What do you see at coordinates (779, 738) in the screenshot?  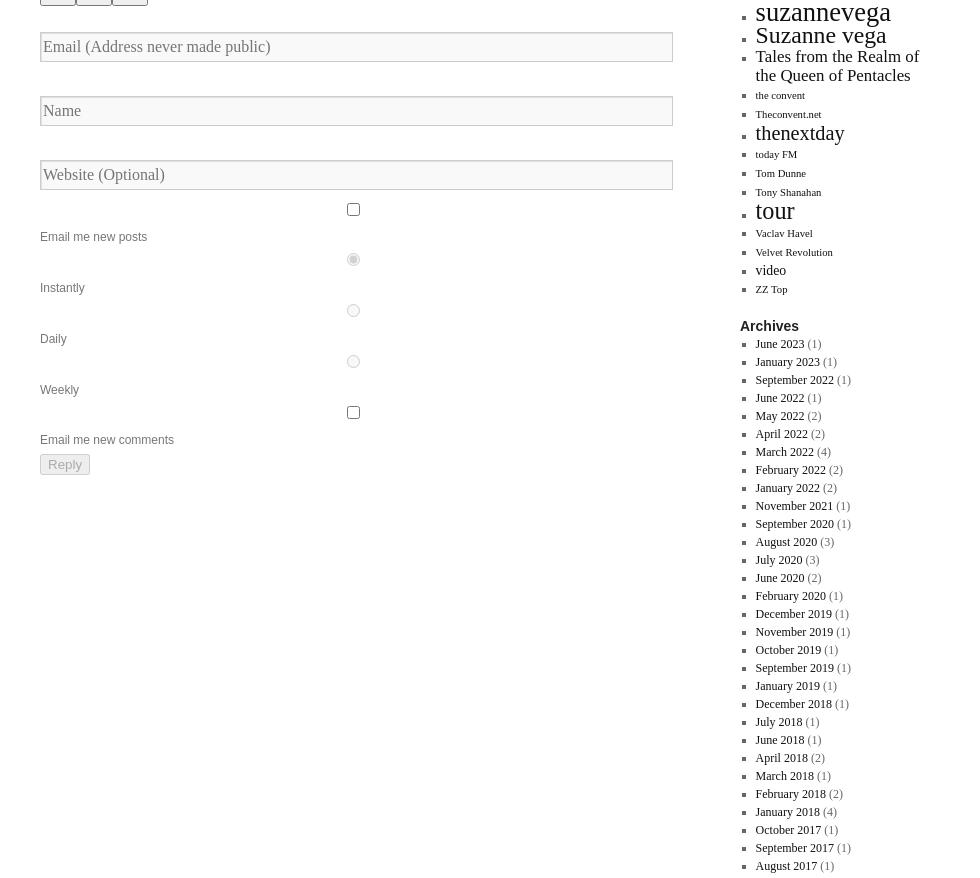 I see `'June 2018'` at bounding box center [779, 738].